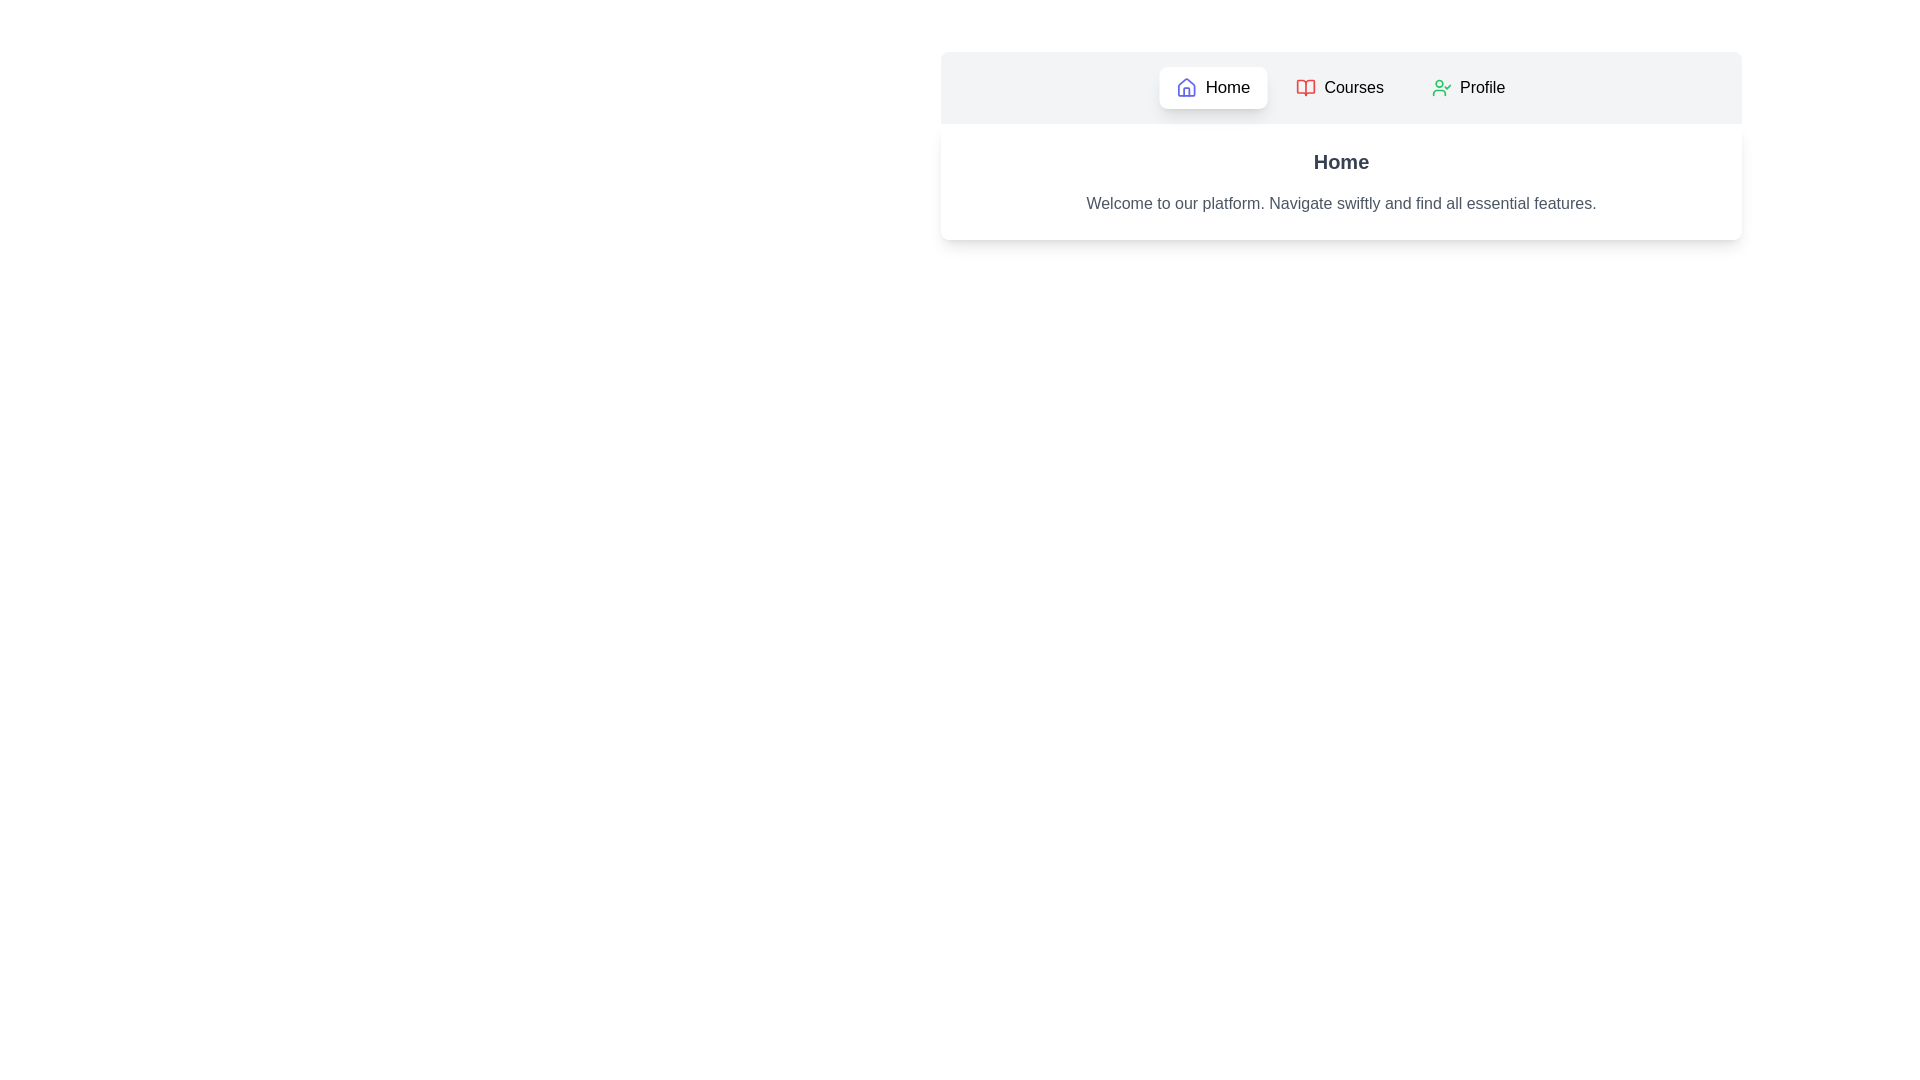 The image size is (1920, 1080). I want to click on the tab labeled Profile to read its content, so click(1468, 87).